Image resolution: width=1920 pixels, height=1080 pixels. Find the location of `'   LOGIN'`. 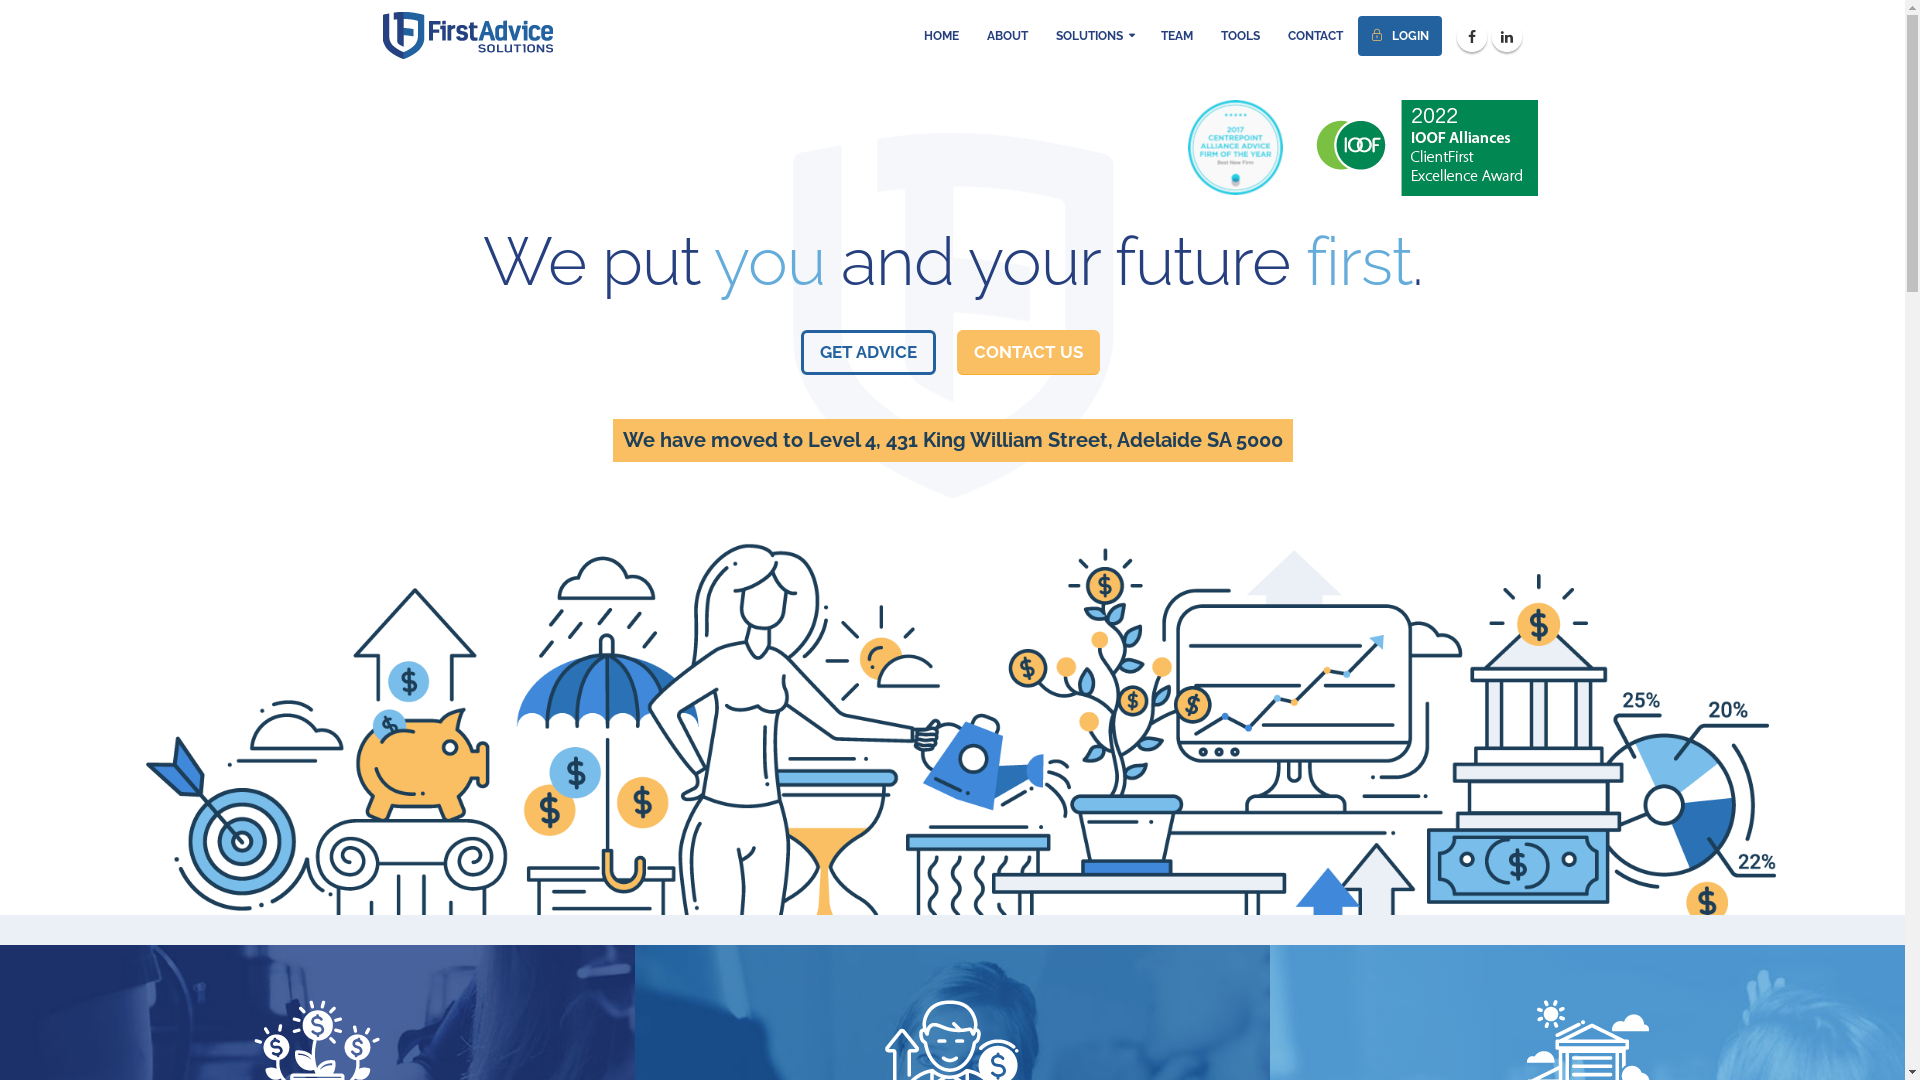

'   LOGIN' is located at coordinates (1399, 35).